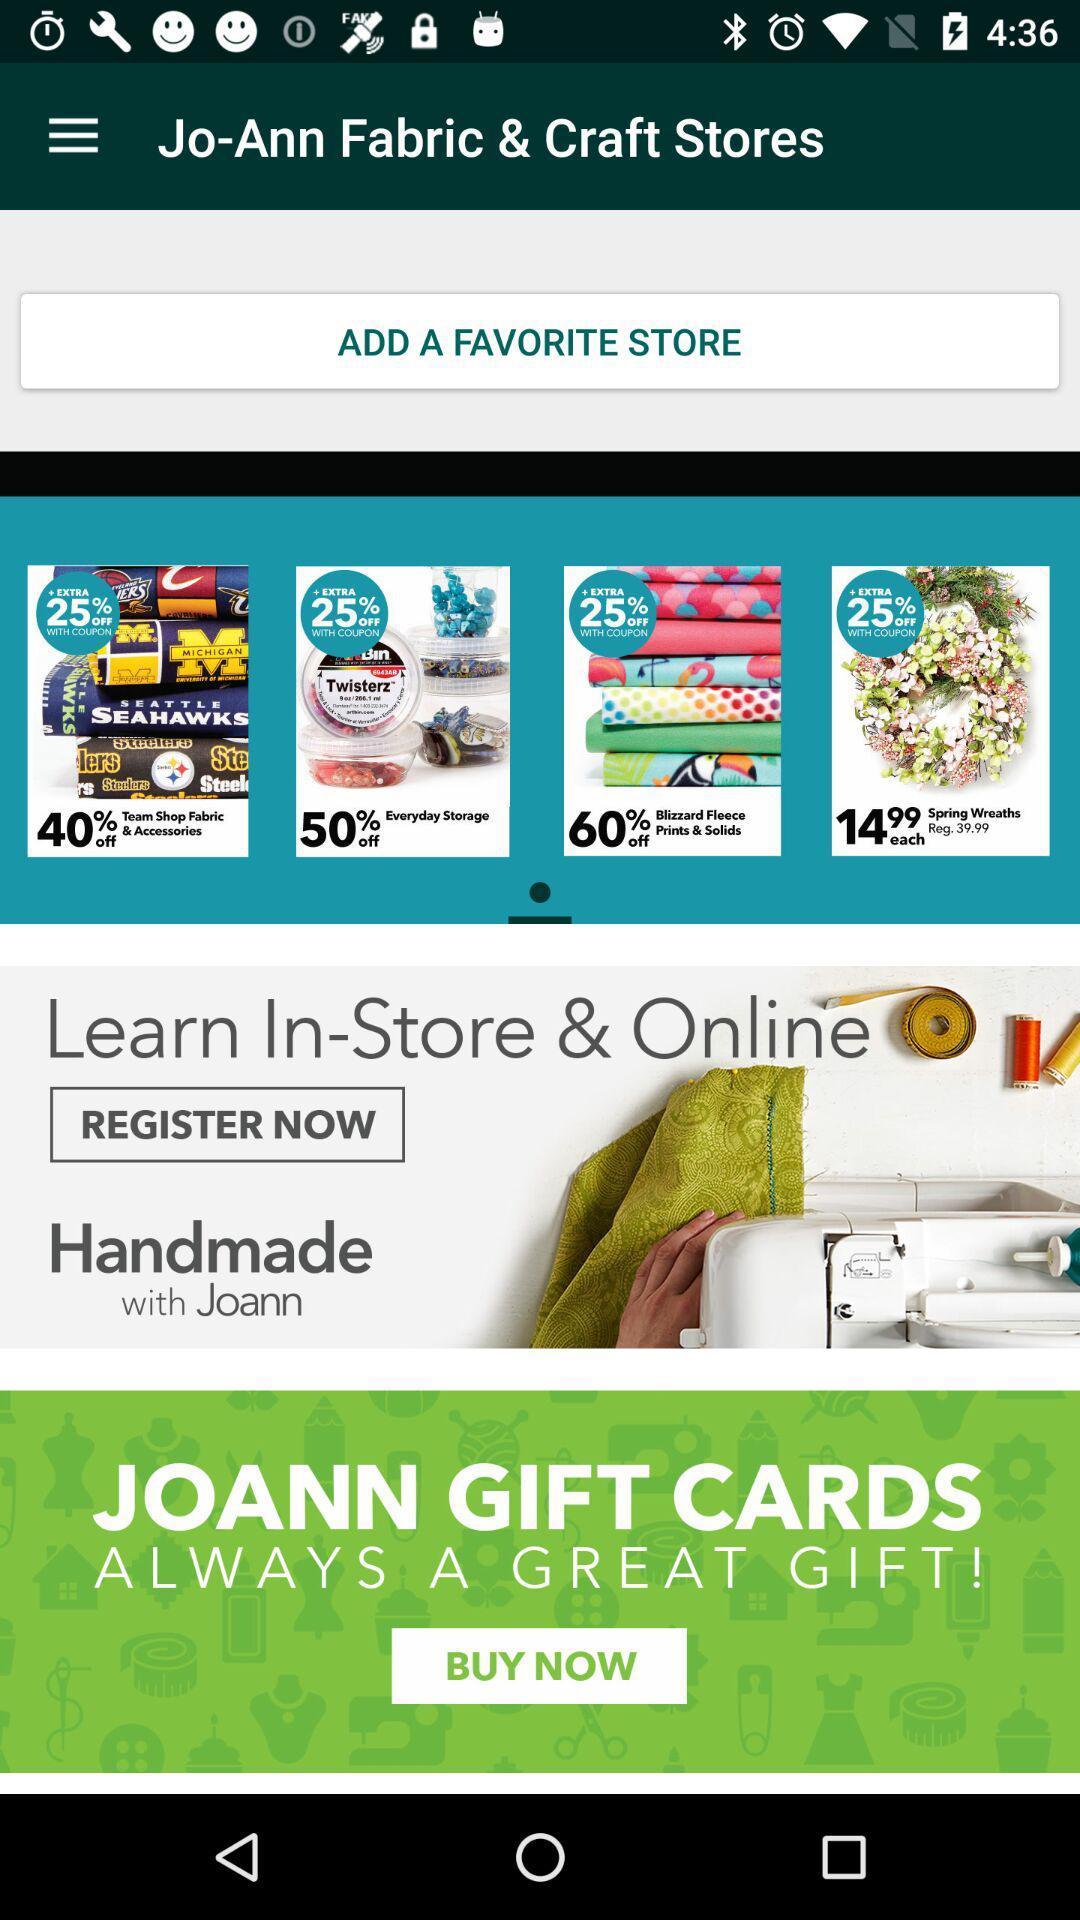 This screenshot has height=1920, width=1080. I want to click on the icon at the top left corner, so click(72, 135).